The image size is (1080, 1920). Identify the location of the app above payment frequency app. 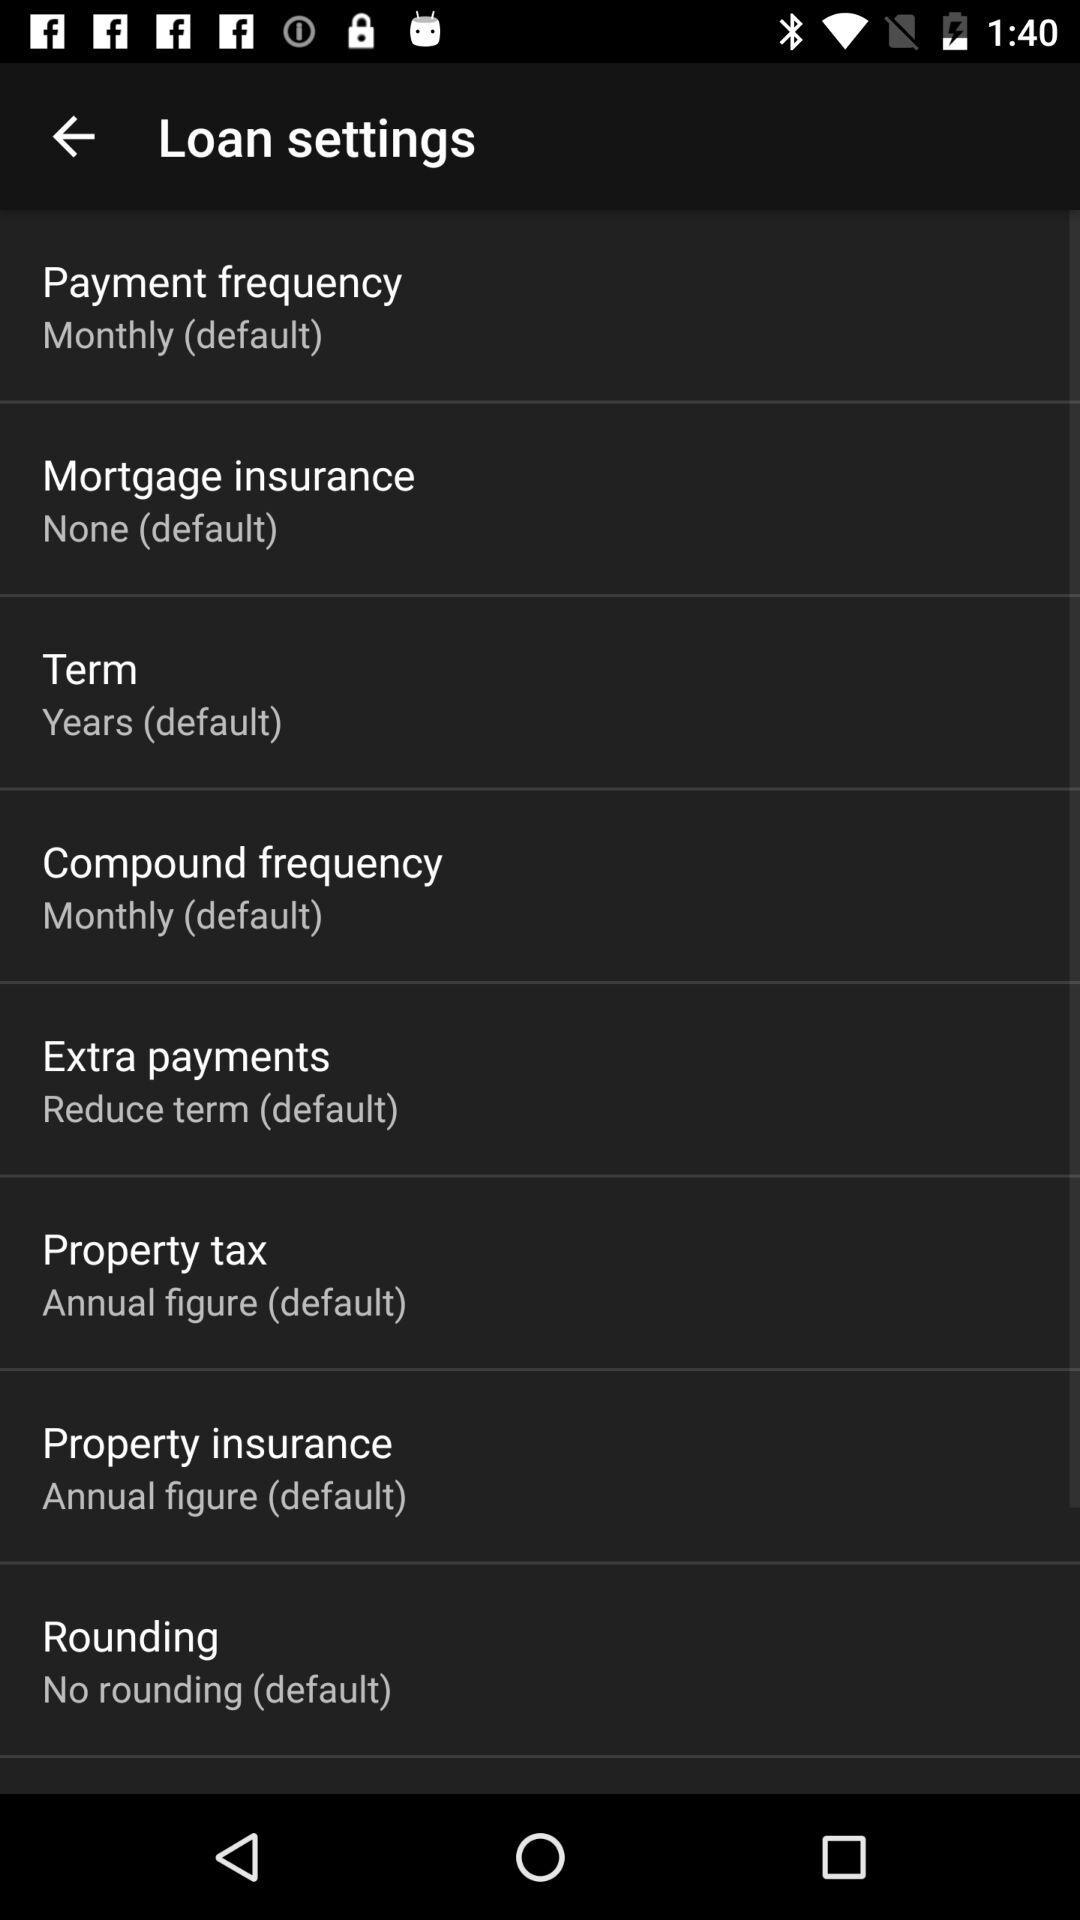
(72, 135).